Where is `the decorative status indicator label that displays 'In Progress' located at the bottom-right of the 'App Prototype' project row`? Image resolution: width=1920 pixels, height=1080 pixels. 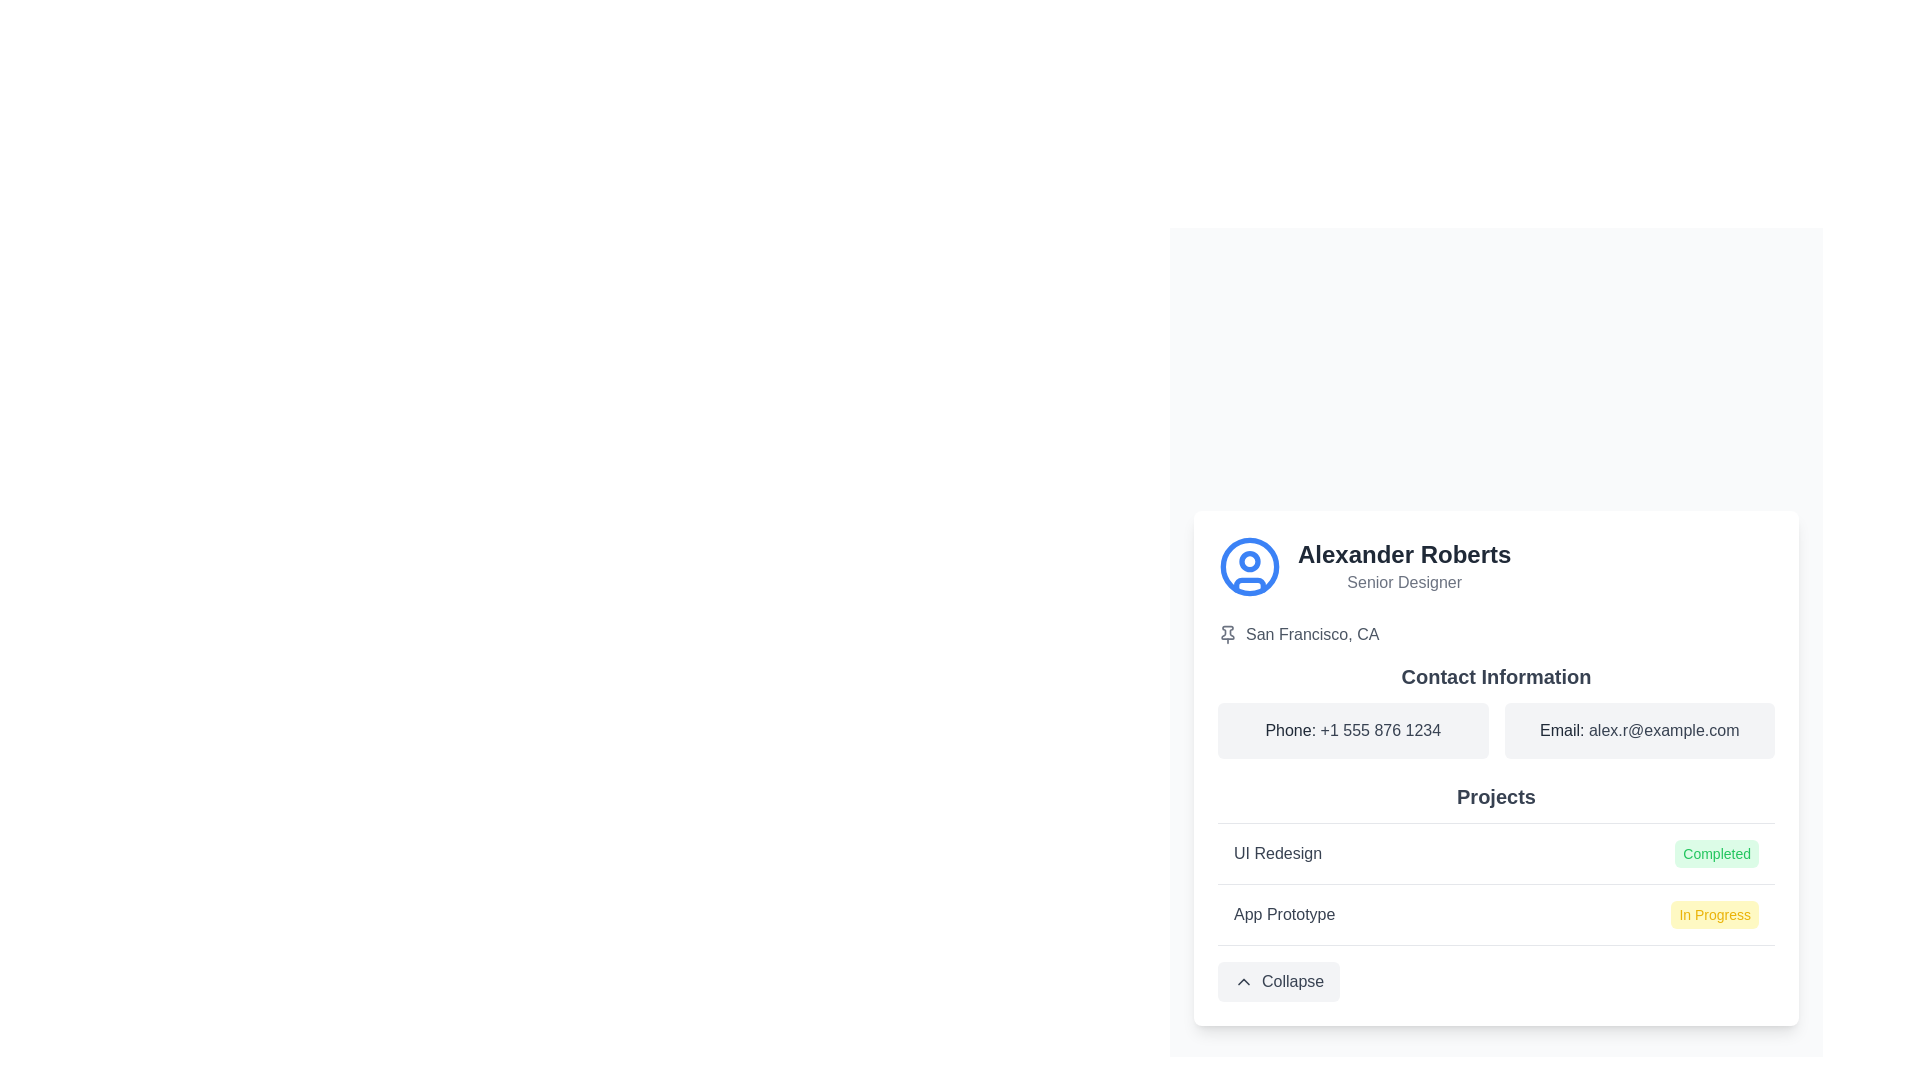
the decorative status indicator label that displays 'In Progress' located at the bottom-right of the 'App Prototype' project row is located at coordinates (1714, 914).